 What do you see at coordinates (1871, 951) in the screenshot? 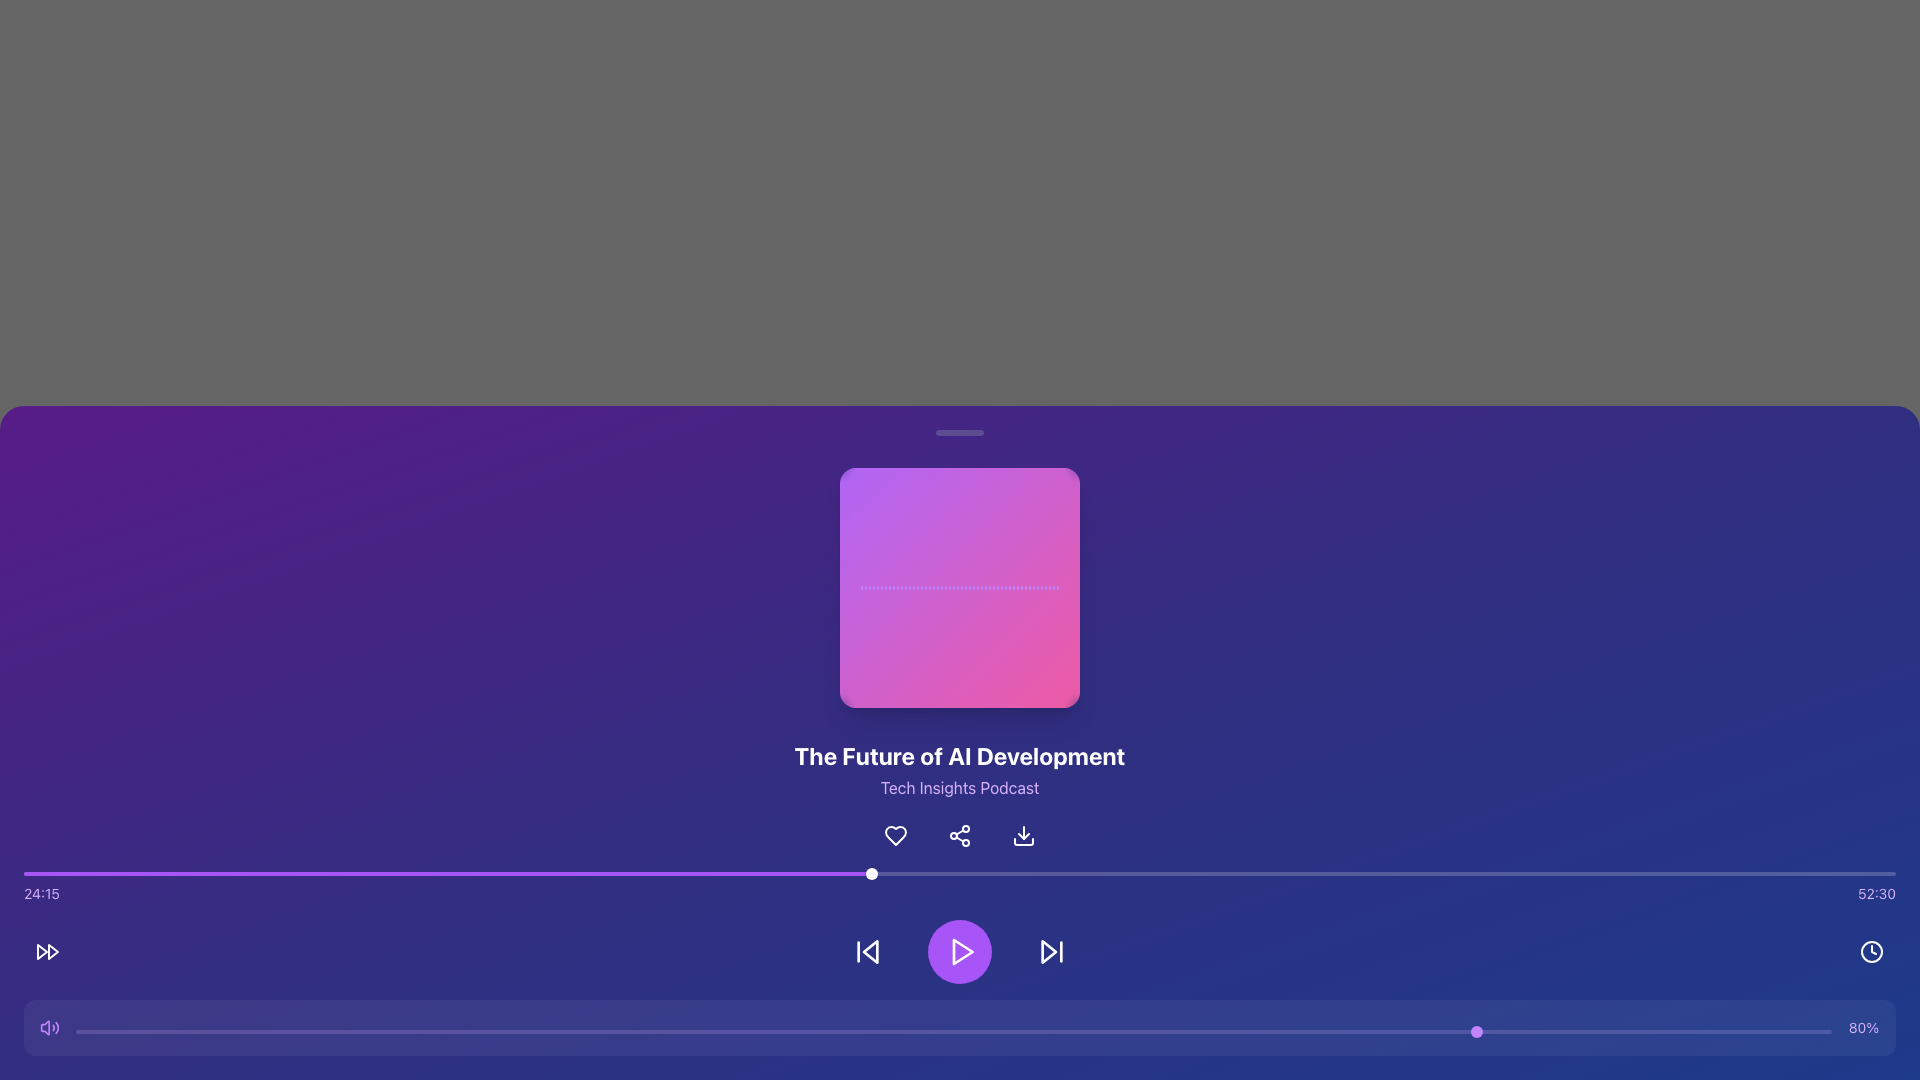
I see `the sleep timer icon, which resembles a clock and is located at the bottom-right of the interface near the playback progress bar` at bounding box center [1871, 951].